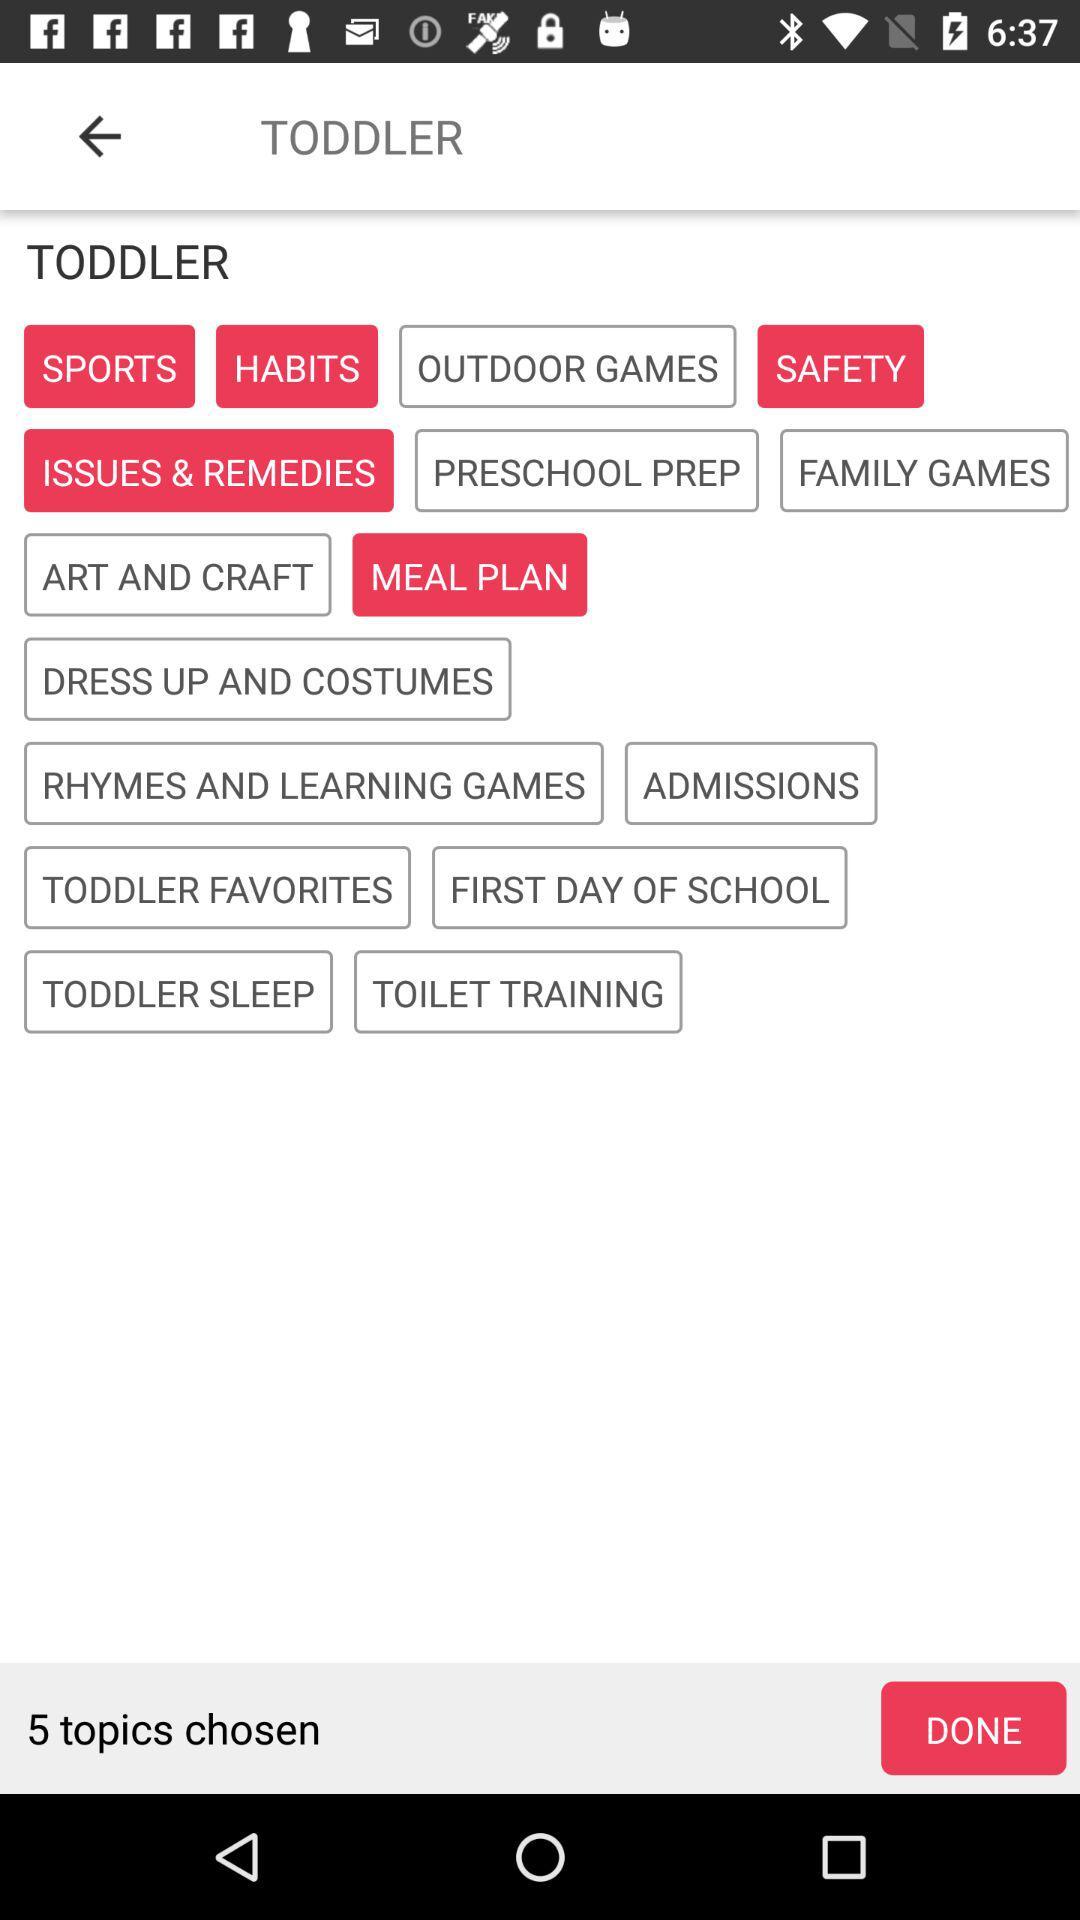 The image size is (1080, 1920). Describe the element at coordinates (99, 135) in the screenshot. I see `the previous page` at that location.